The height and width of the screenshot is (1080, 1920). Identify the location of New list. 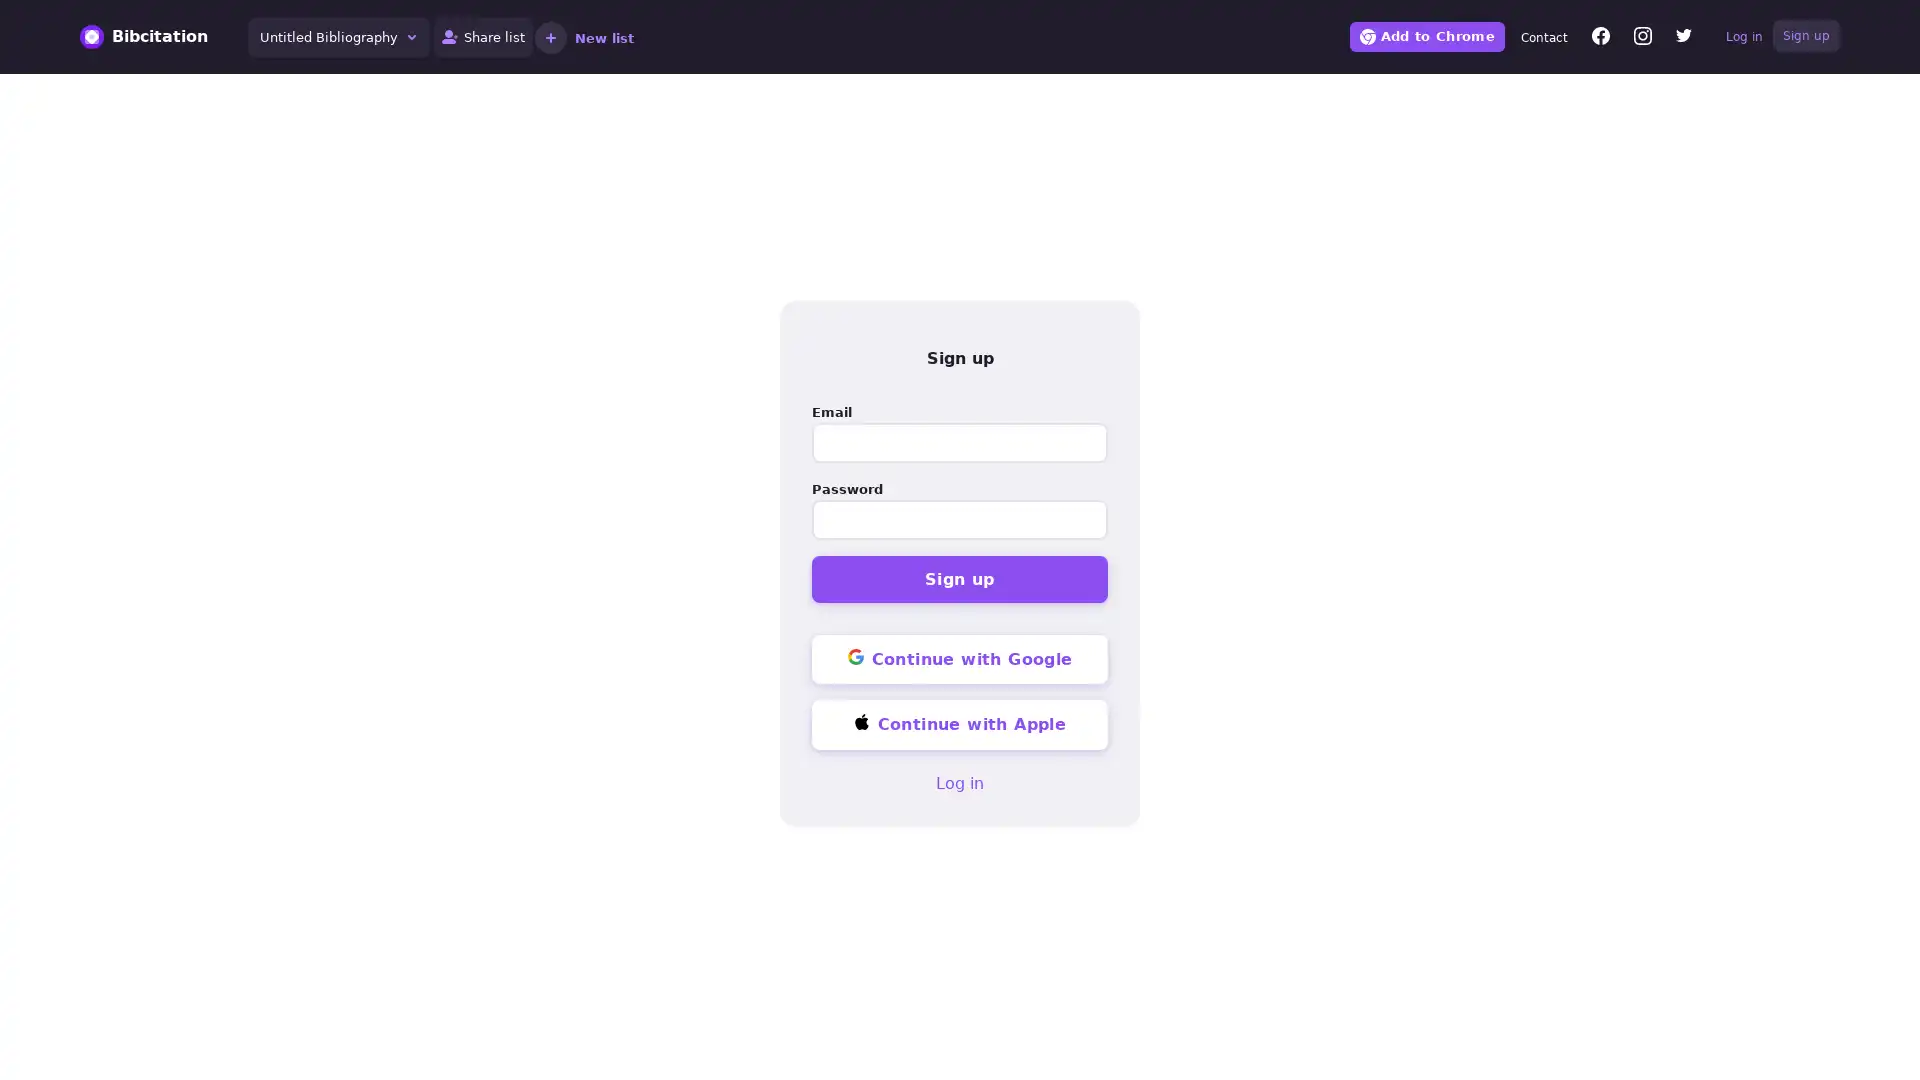
(583, 37).